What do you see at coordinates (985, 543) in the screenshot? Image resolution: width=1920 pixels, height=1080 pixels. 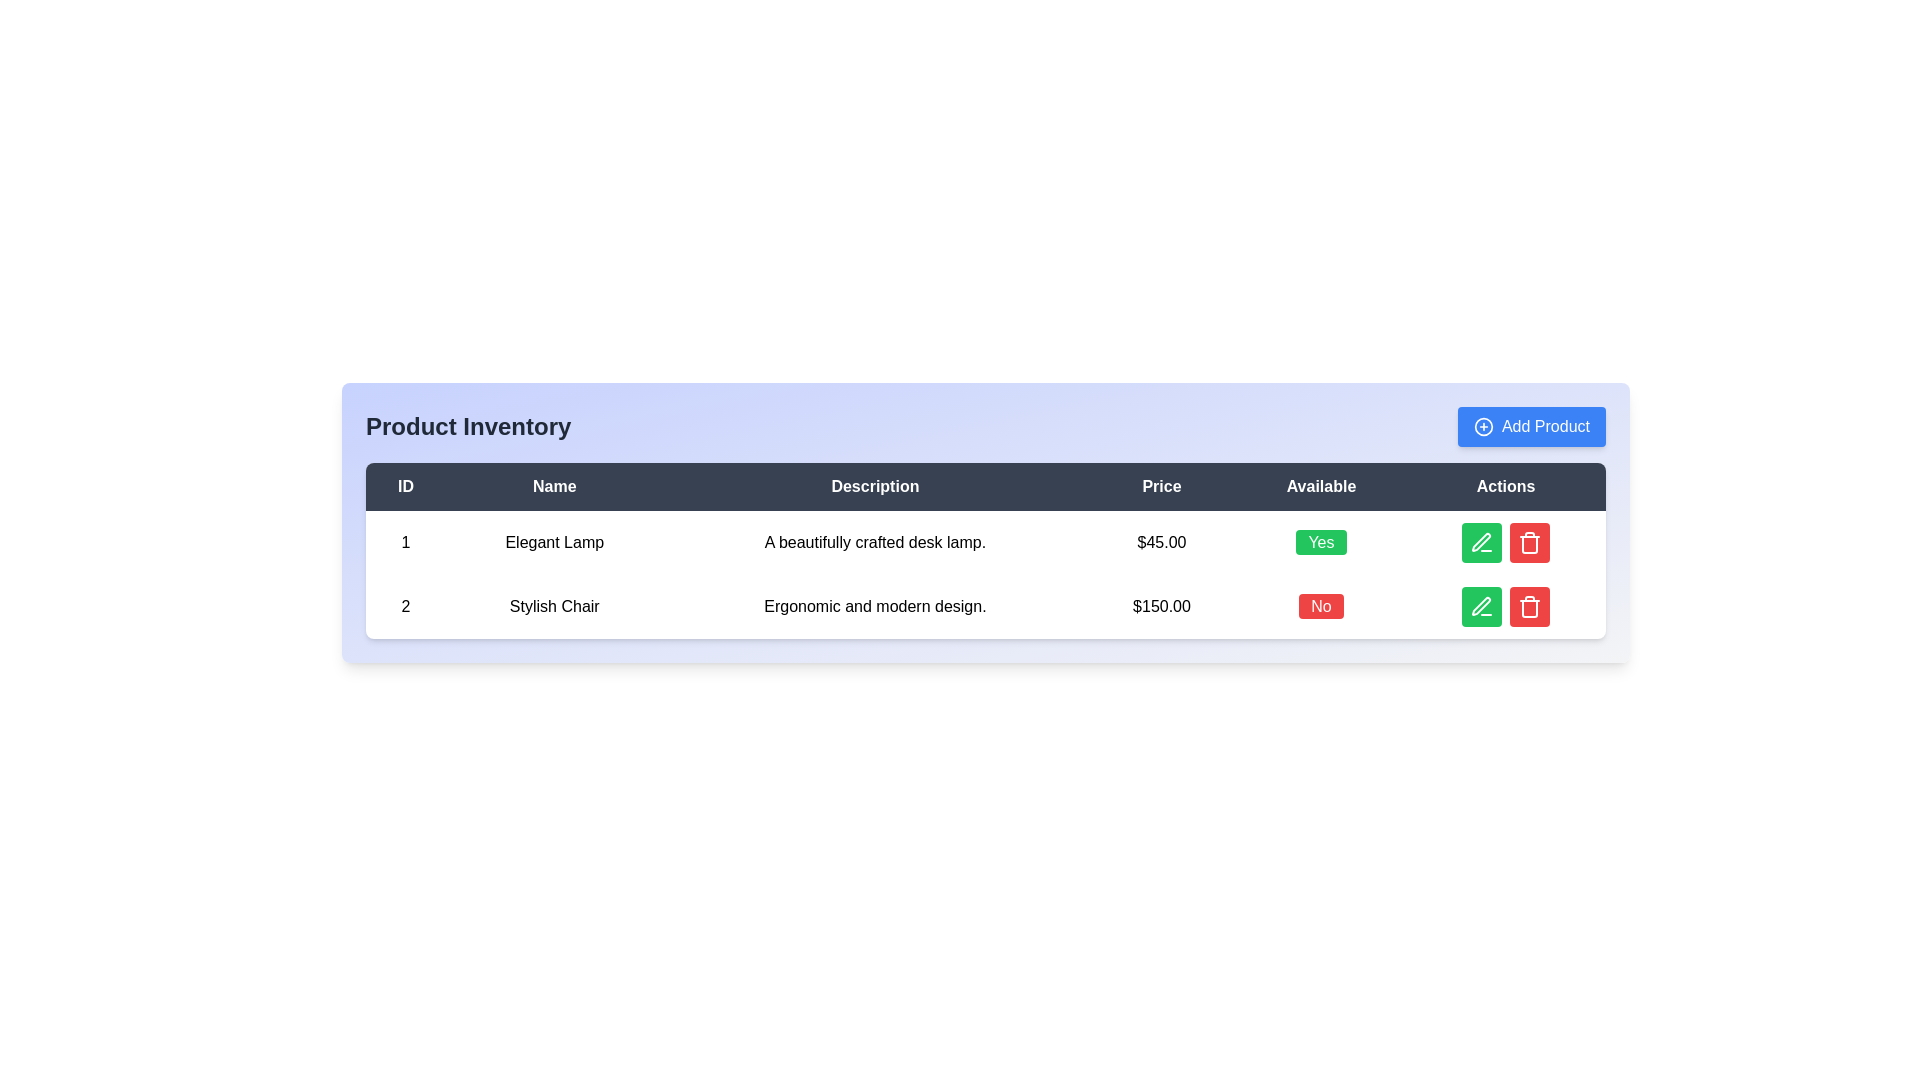 I see `the first row of the product inventory table` at bounding box center [985, 543].